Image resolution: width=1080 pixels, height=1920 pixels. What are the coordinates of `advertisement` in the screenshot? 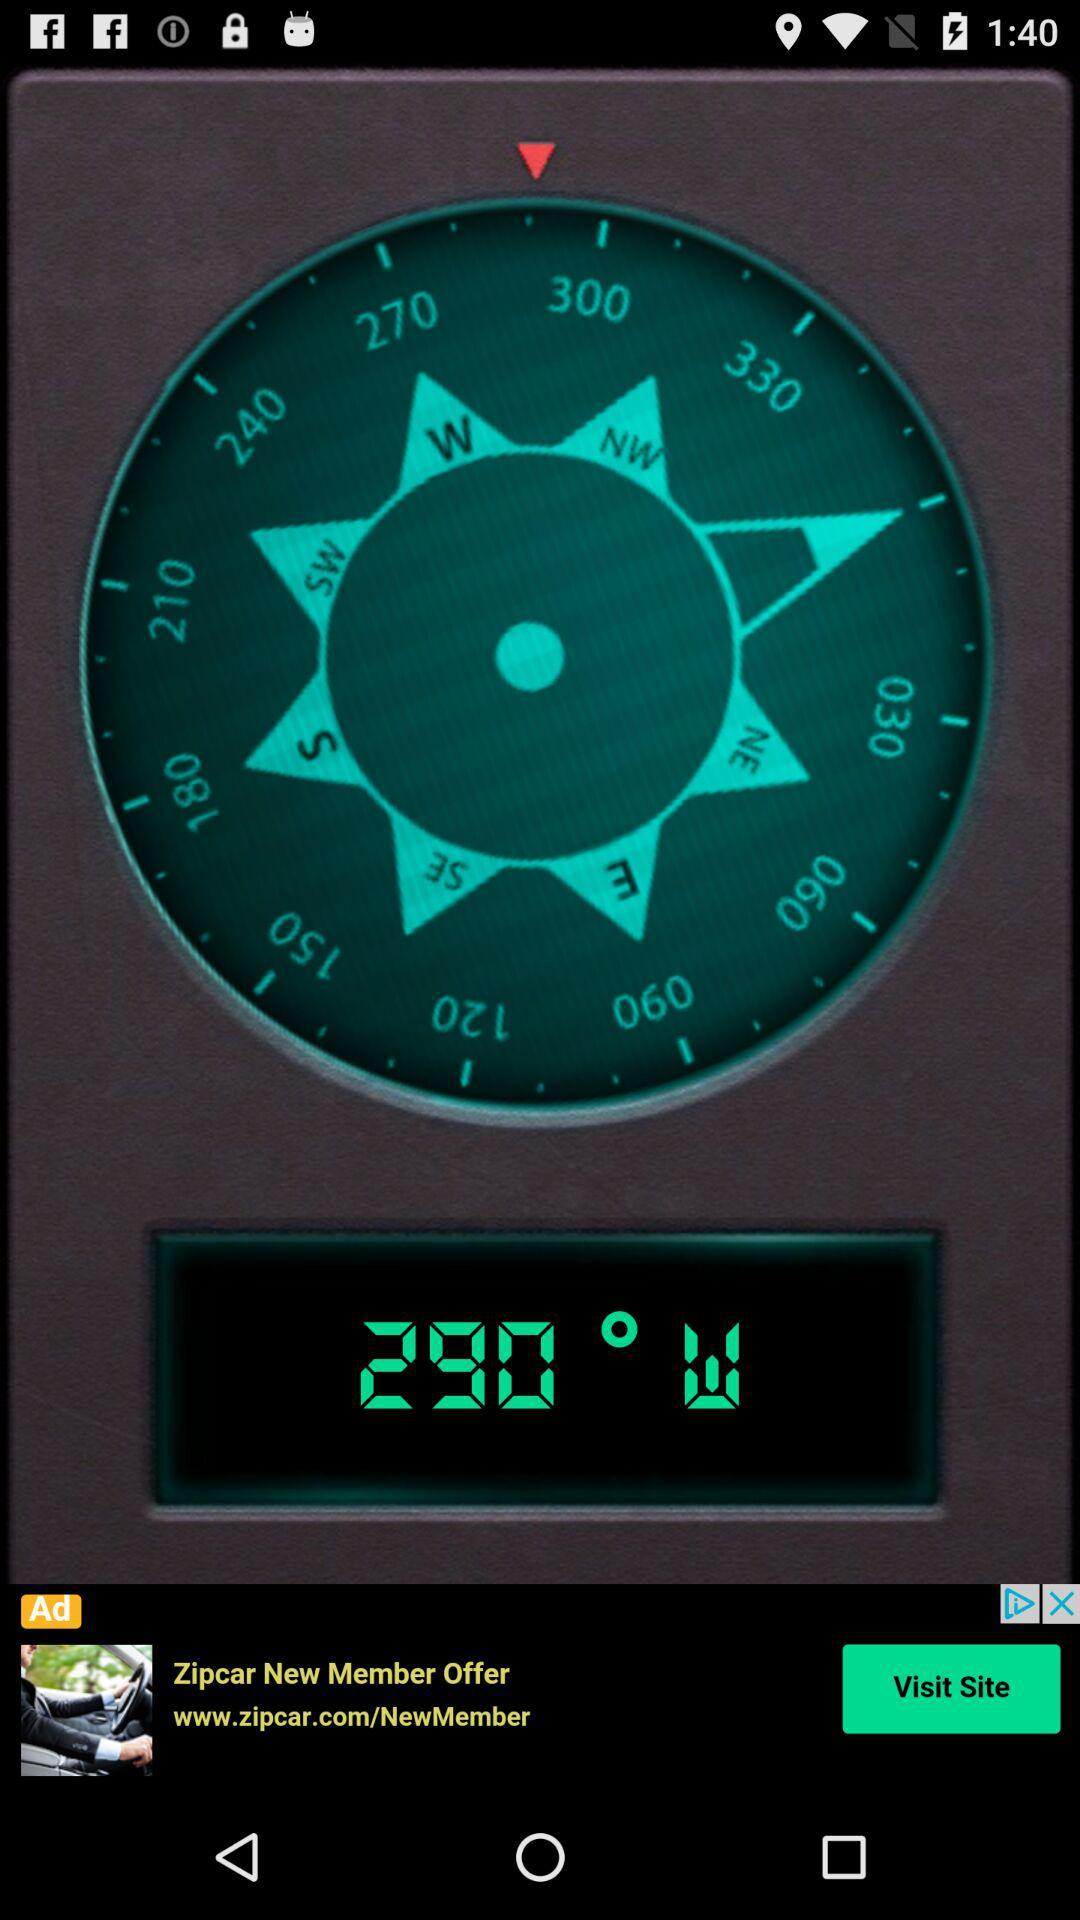 It's located at (540, 1688).